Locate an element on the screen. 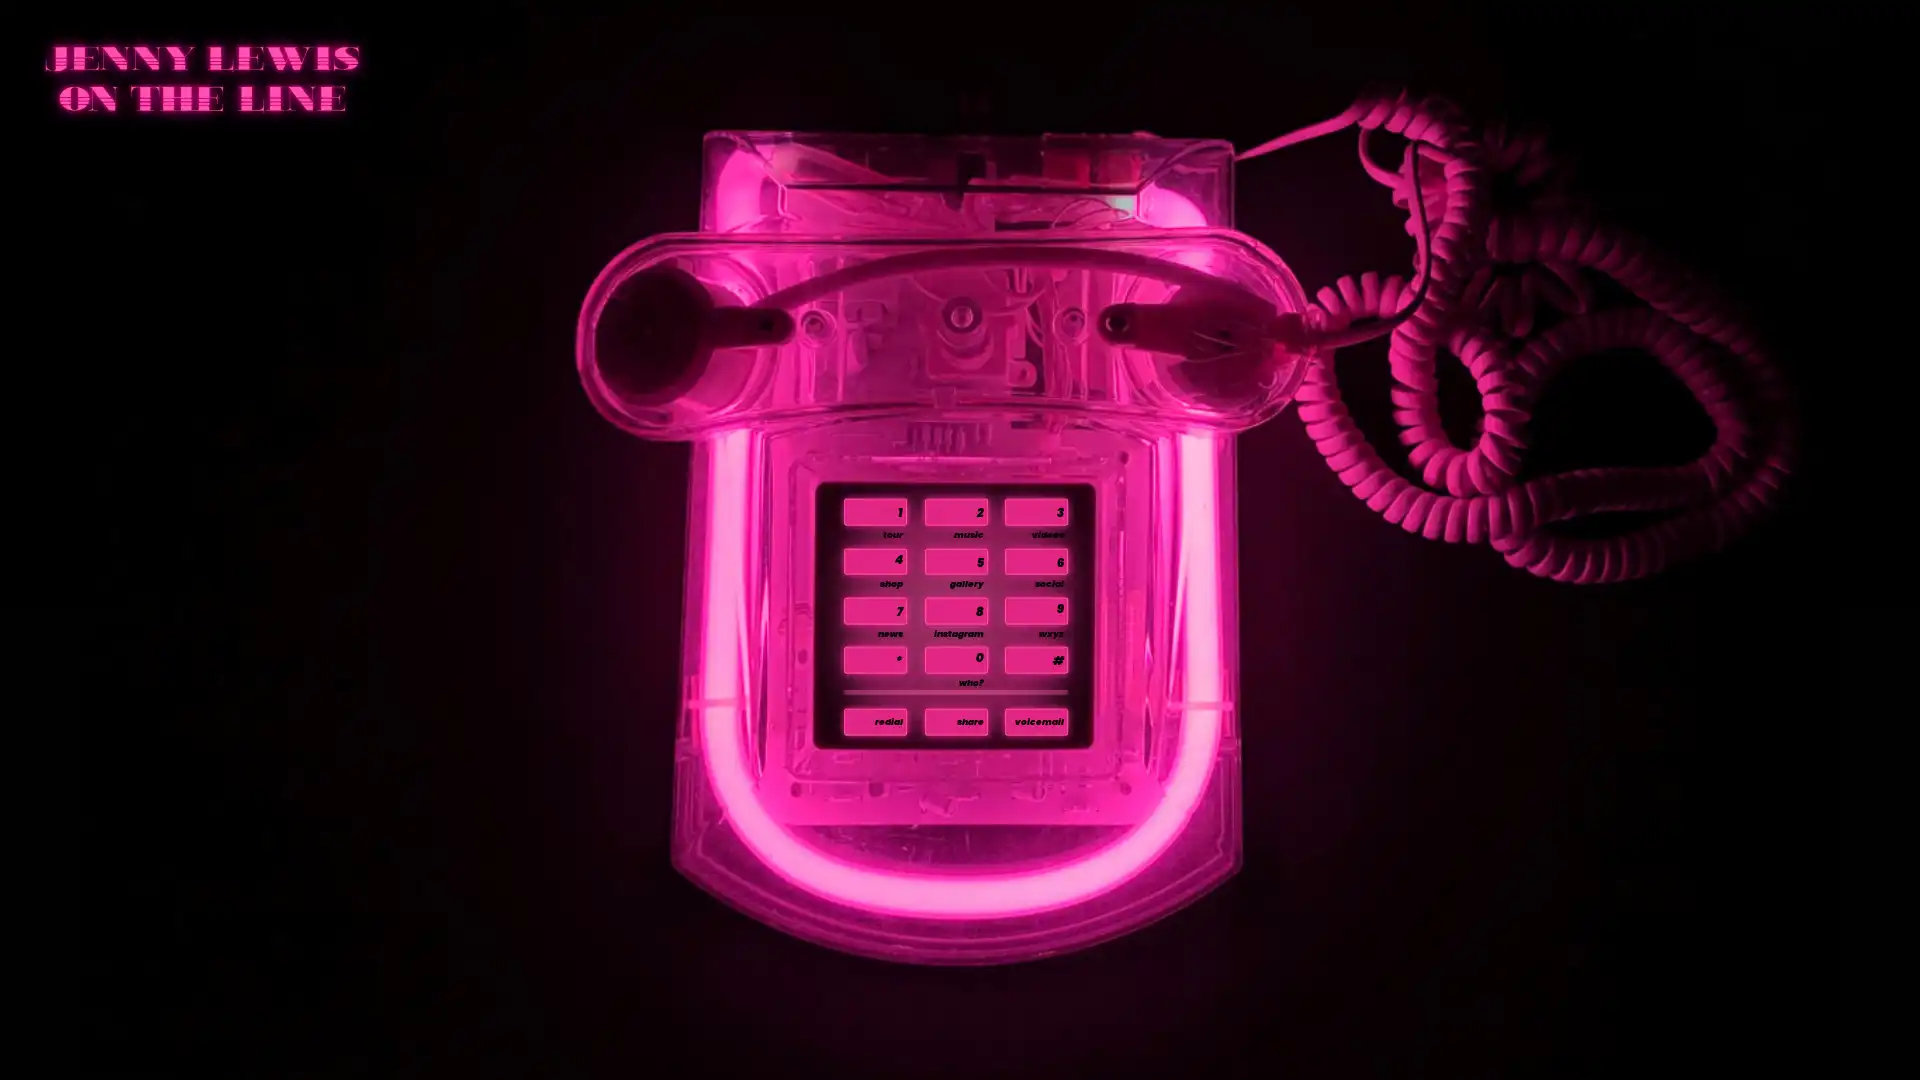 The height and width of the screenshot is (1080, 1920). 3 videos is located at coordinates (1035, 511).